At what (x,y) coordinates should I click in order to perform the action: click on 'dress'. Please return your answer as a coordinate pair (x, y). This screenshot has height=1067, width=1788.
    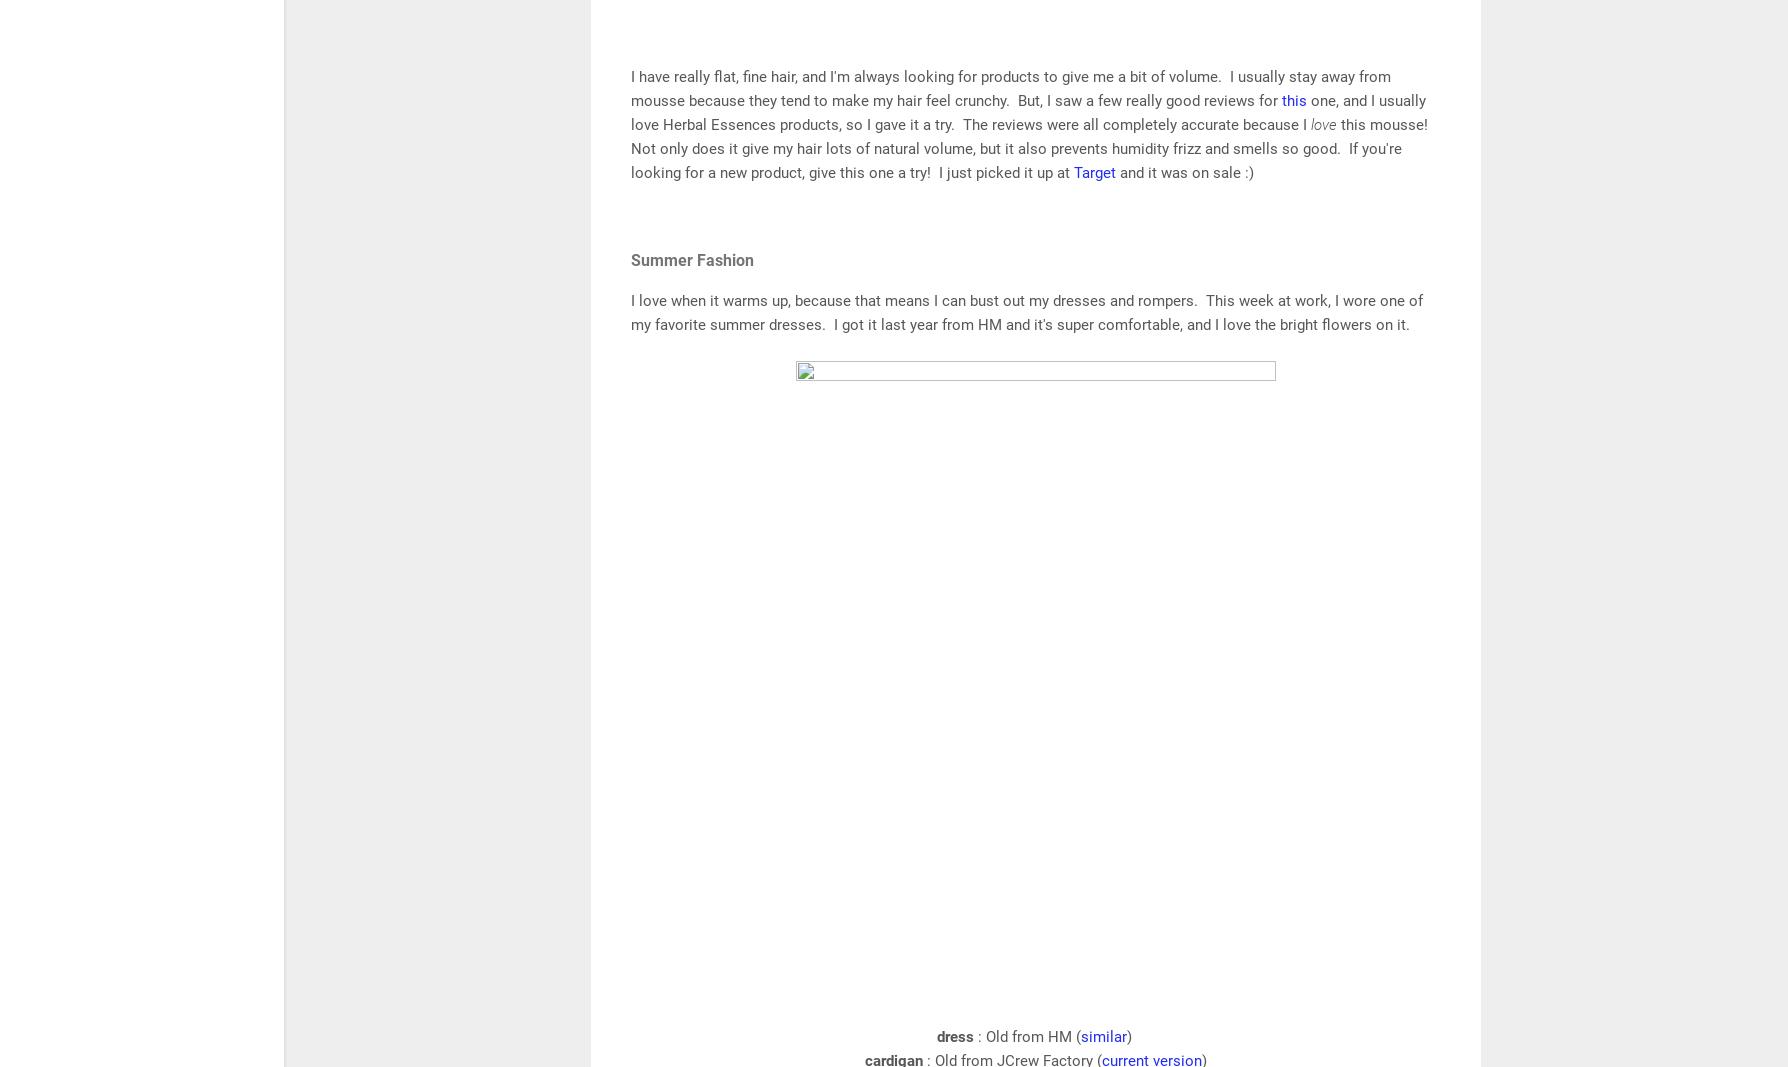
    Looking at the image, I should click on (956, 1037).